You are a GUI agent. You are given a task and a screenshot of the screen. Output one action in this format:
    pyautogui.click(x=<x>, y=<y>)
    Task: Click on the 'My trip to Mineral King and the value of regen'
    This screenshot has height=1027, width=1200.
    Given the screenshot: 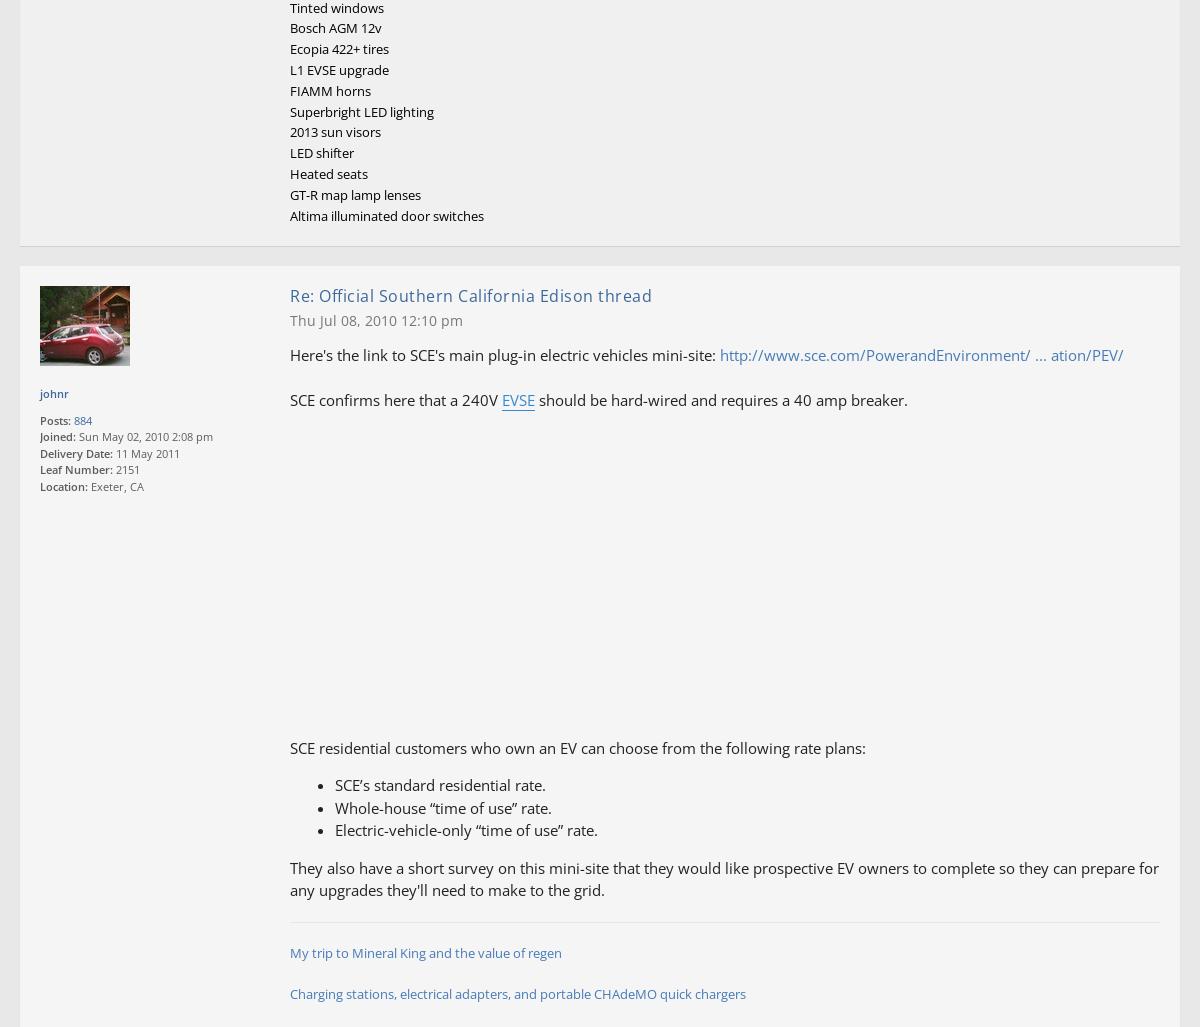 What is the action you would take?
    pyautogui.click(x=426, y=952)
    